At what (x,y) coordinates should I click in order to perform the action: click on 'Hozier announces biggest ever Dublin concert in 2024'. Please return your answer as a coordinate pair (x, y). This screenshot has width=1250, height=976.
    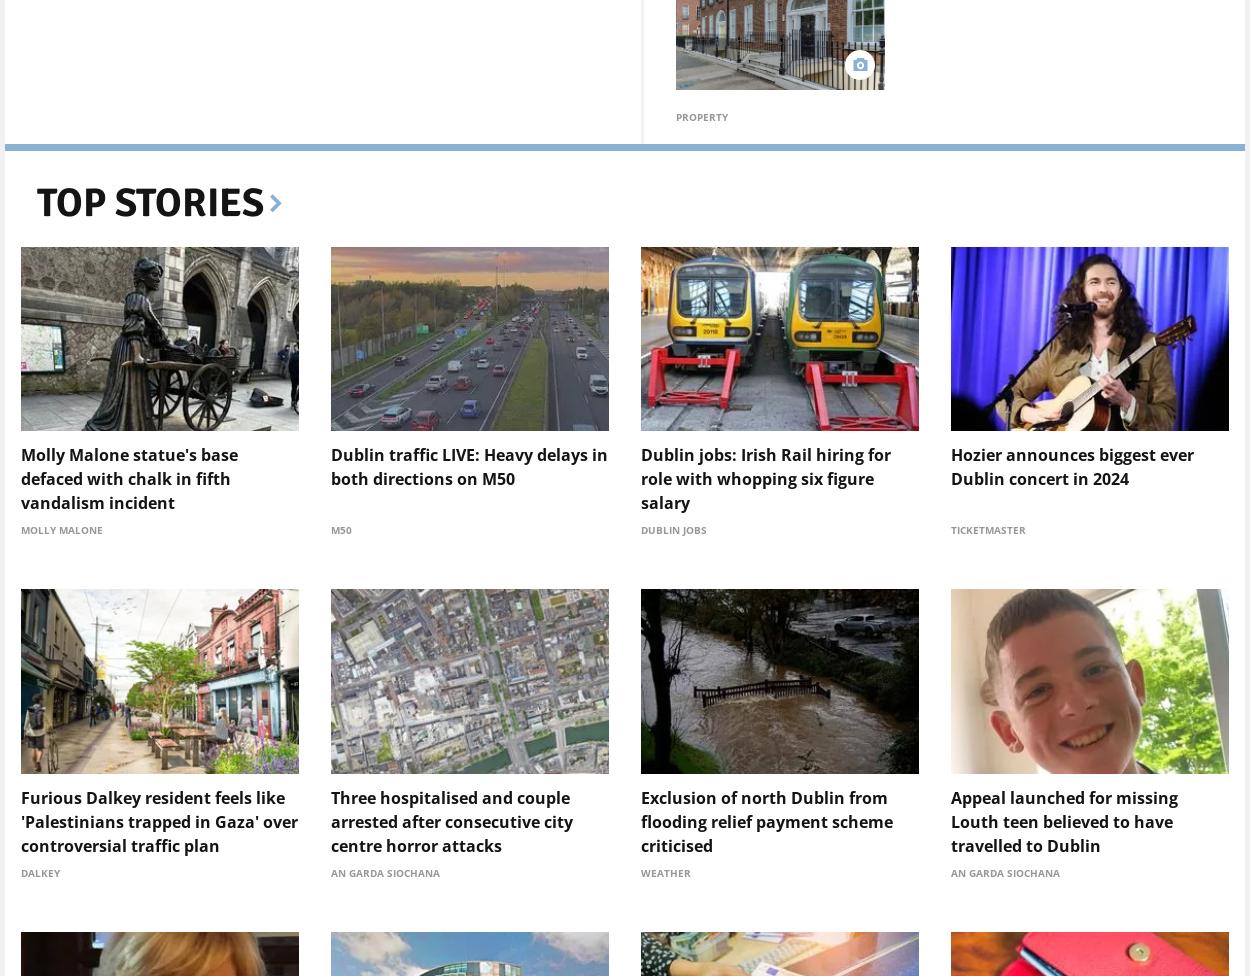
    Looking at the image, I should click on (1071, 466).